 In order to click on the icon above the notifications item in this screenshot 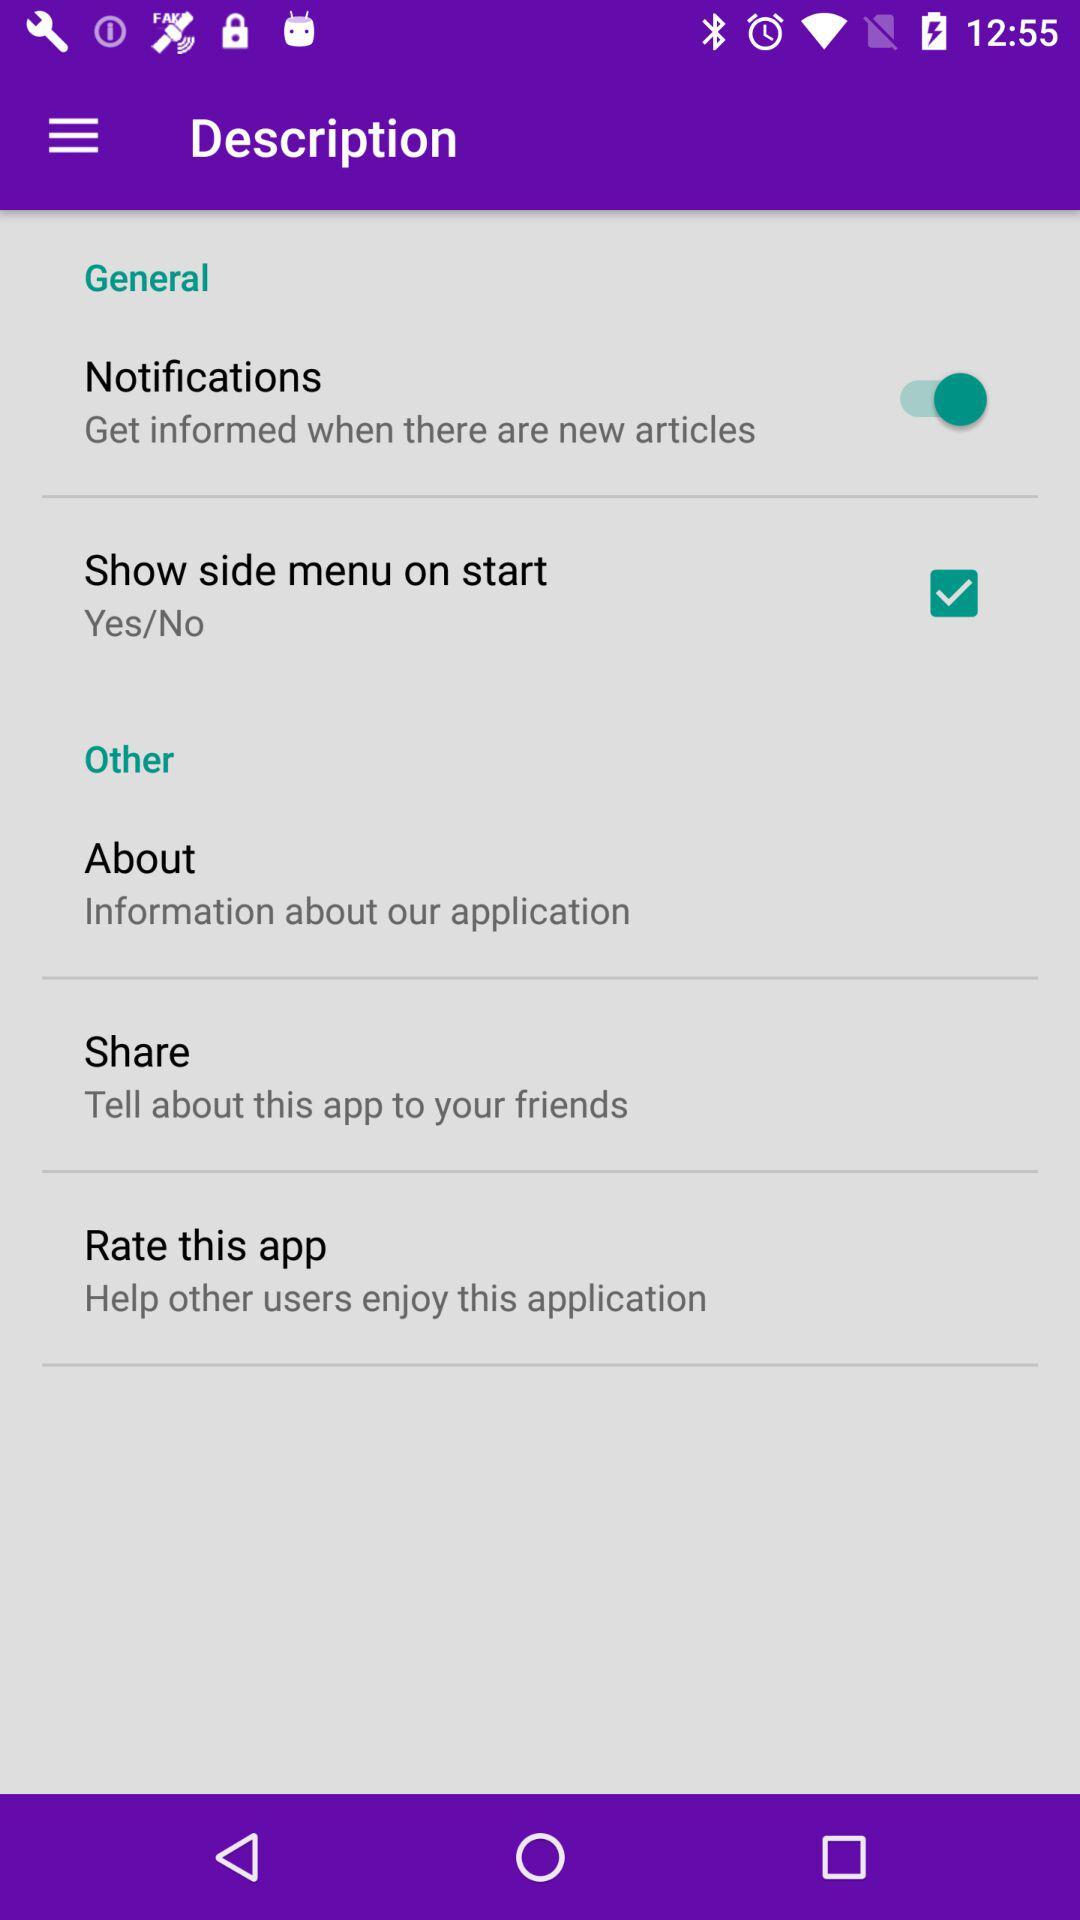, I will do `click(540, 254)`.